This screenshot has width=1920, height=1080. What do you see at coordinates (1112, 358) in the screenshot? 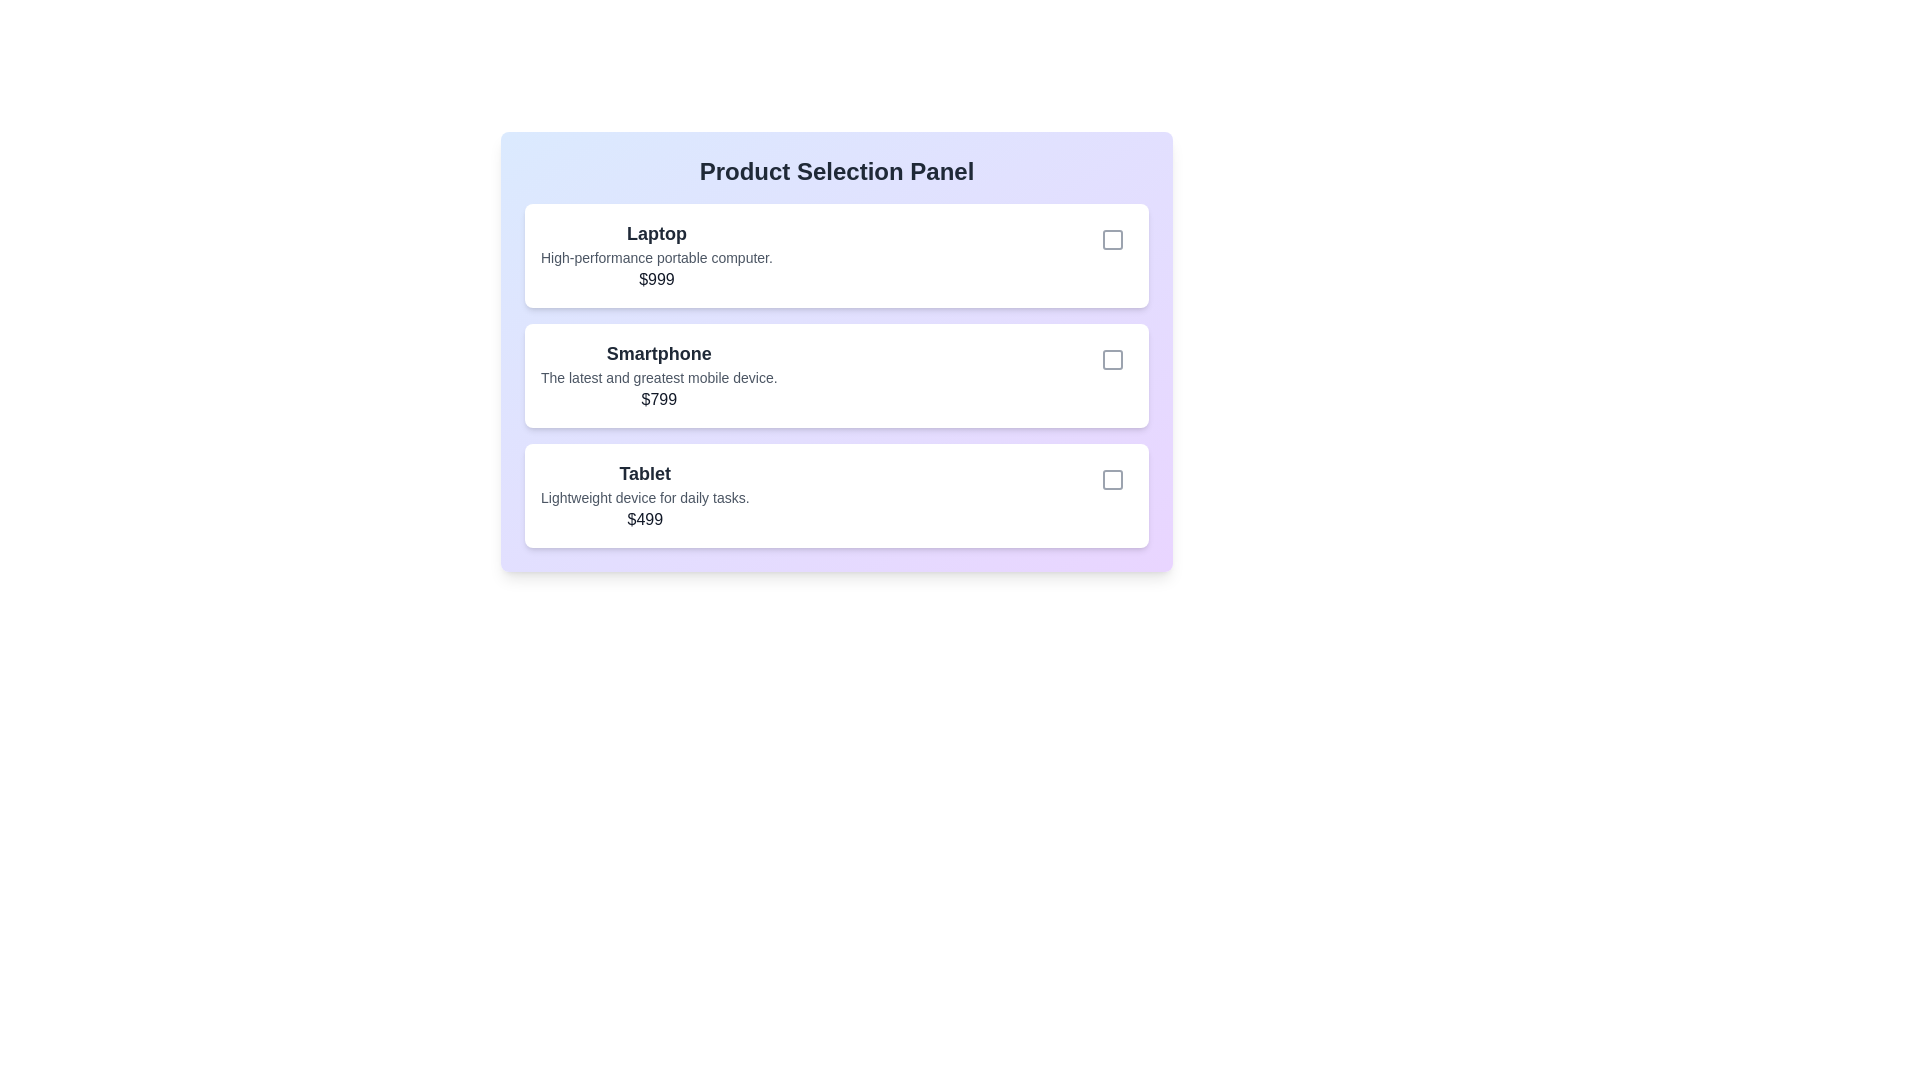
I see `the product identified by Smartphone` at bounding box center [1112, 358].